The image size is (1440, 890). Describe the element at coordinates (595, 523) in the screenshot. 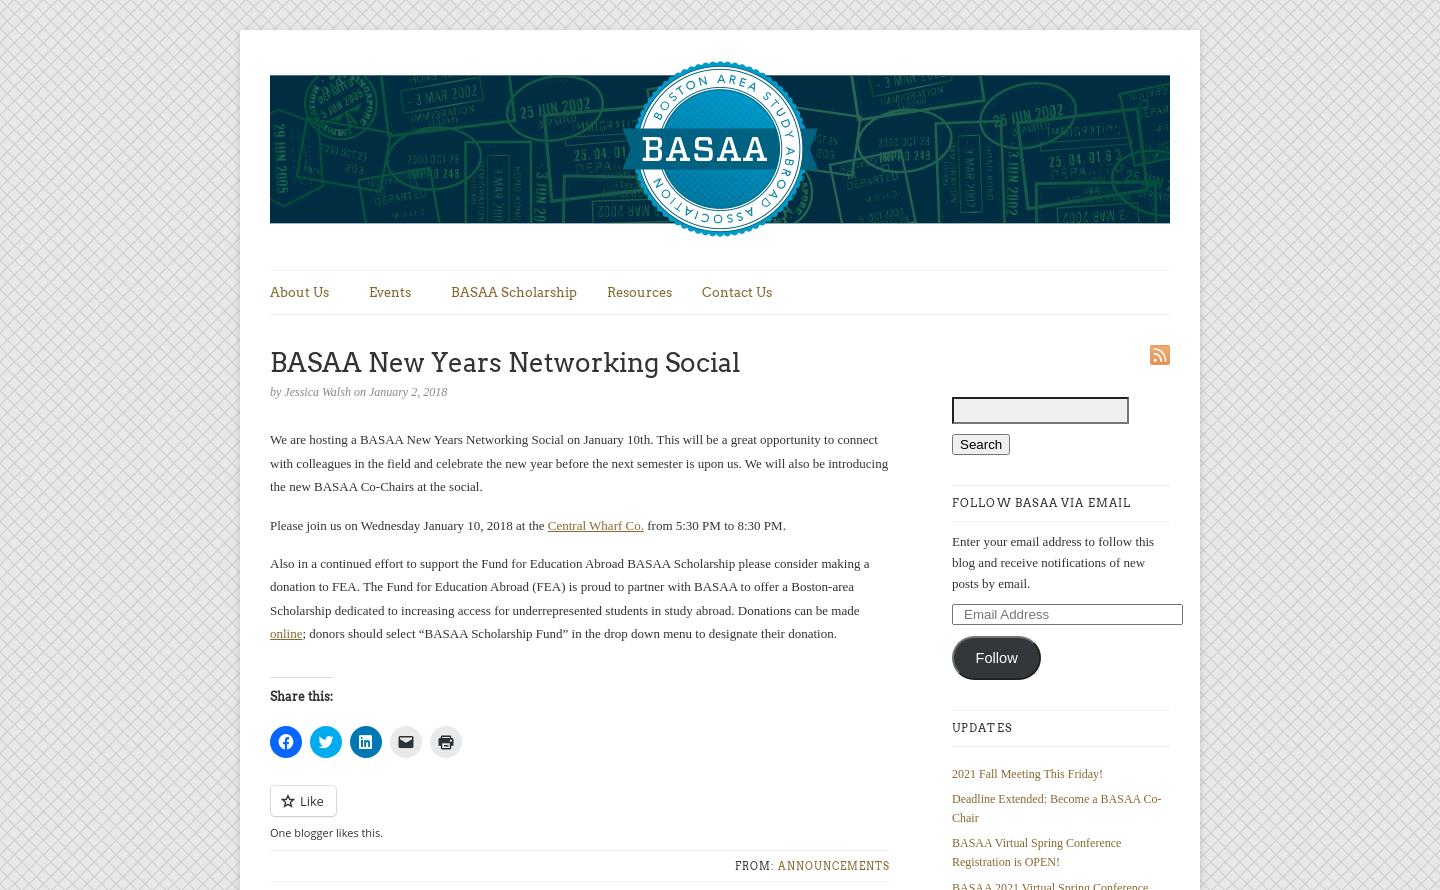

I see `'Central Wharf​ Co.'` at that location.